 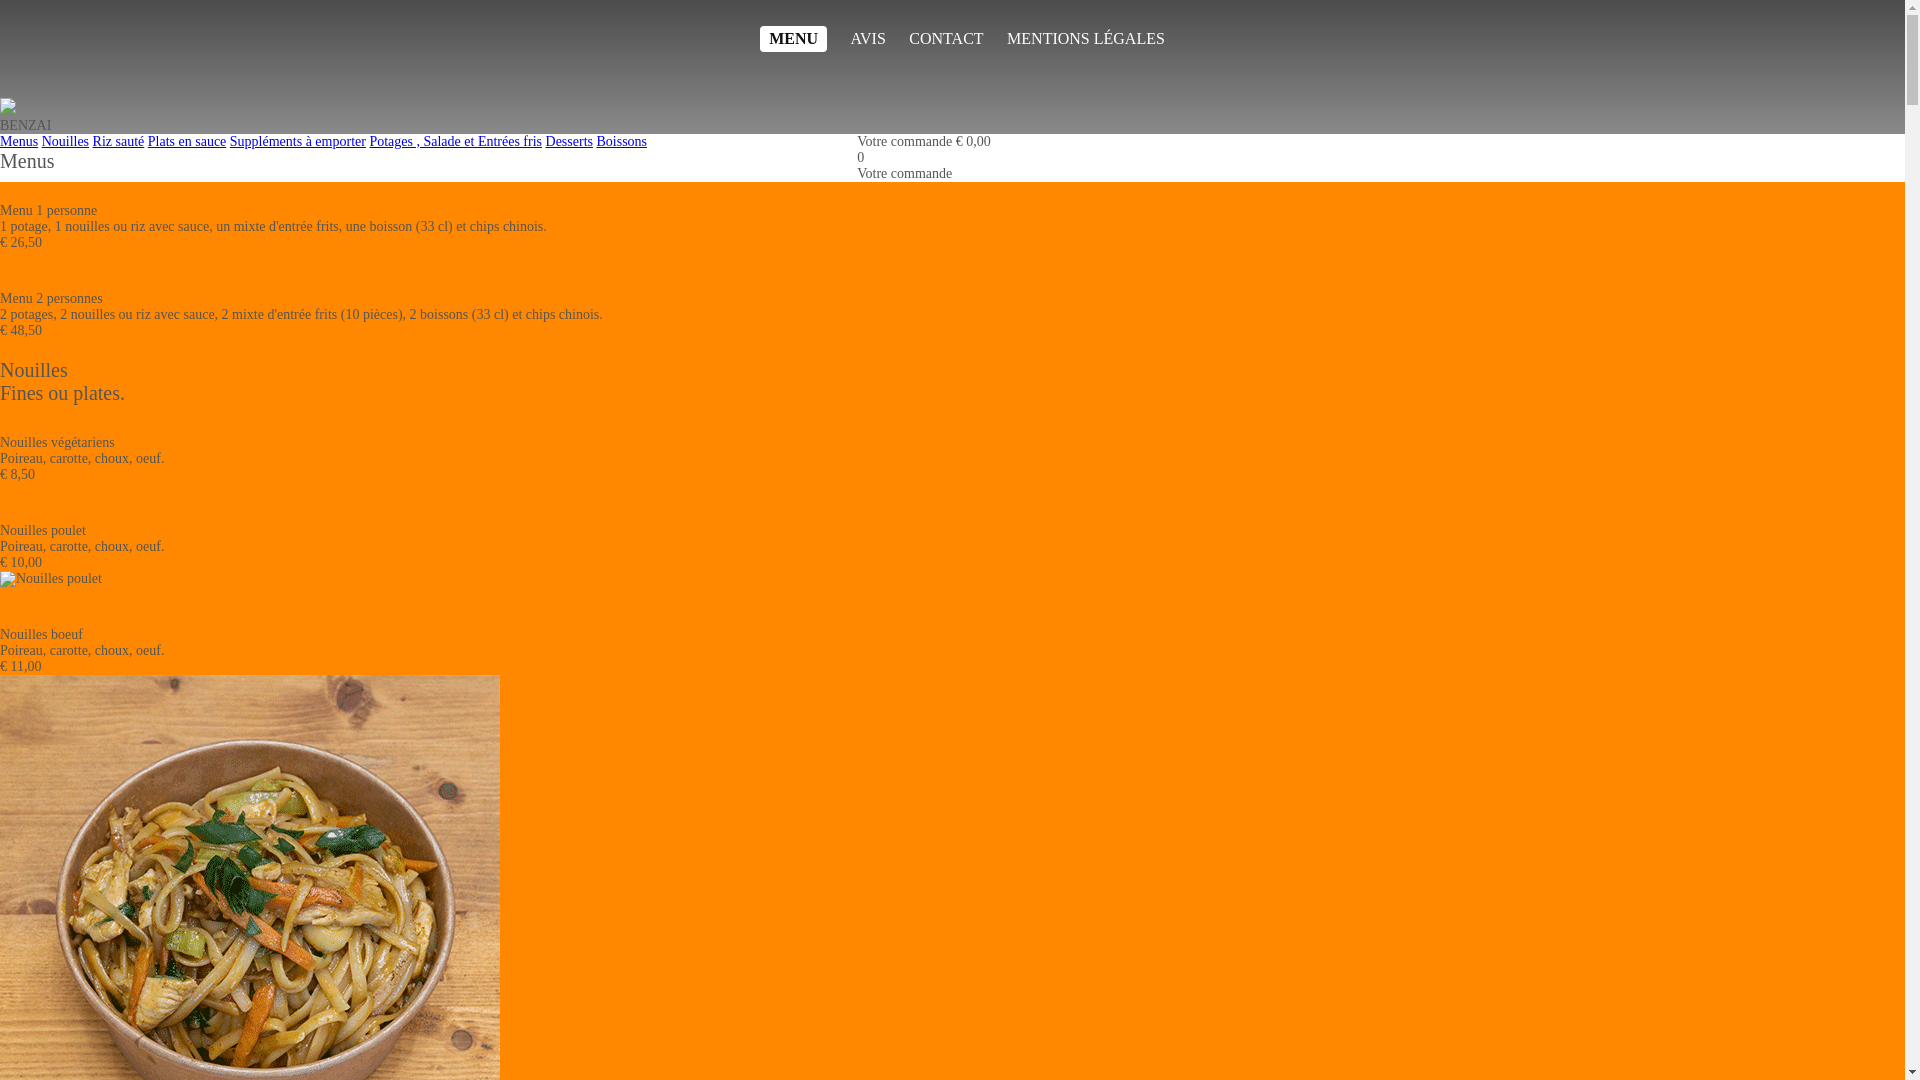 I want to click on 'Plats en sauce', so click(x=187, y=140).